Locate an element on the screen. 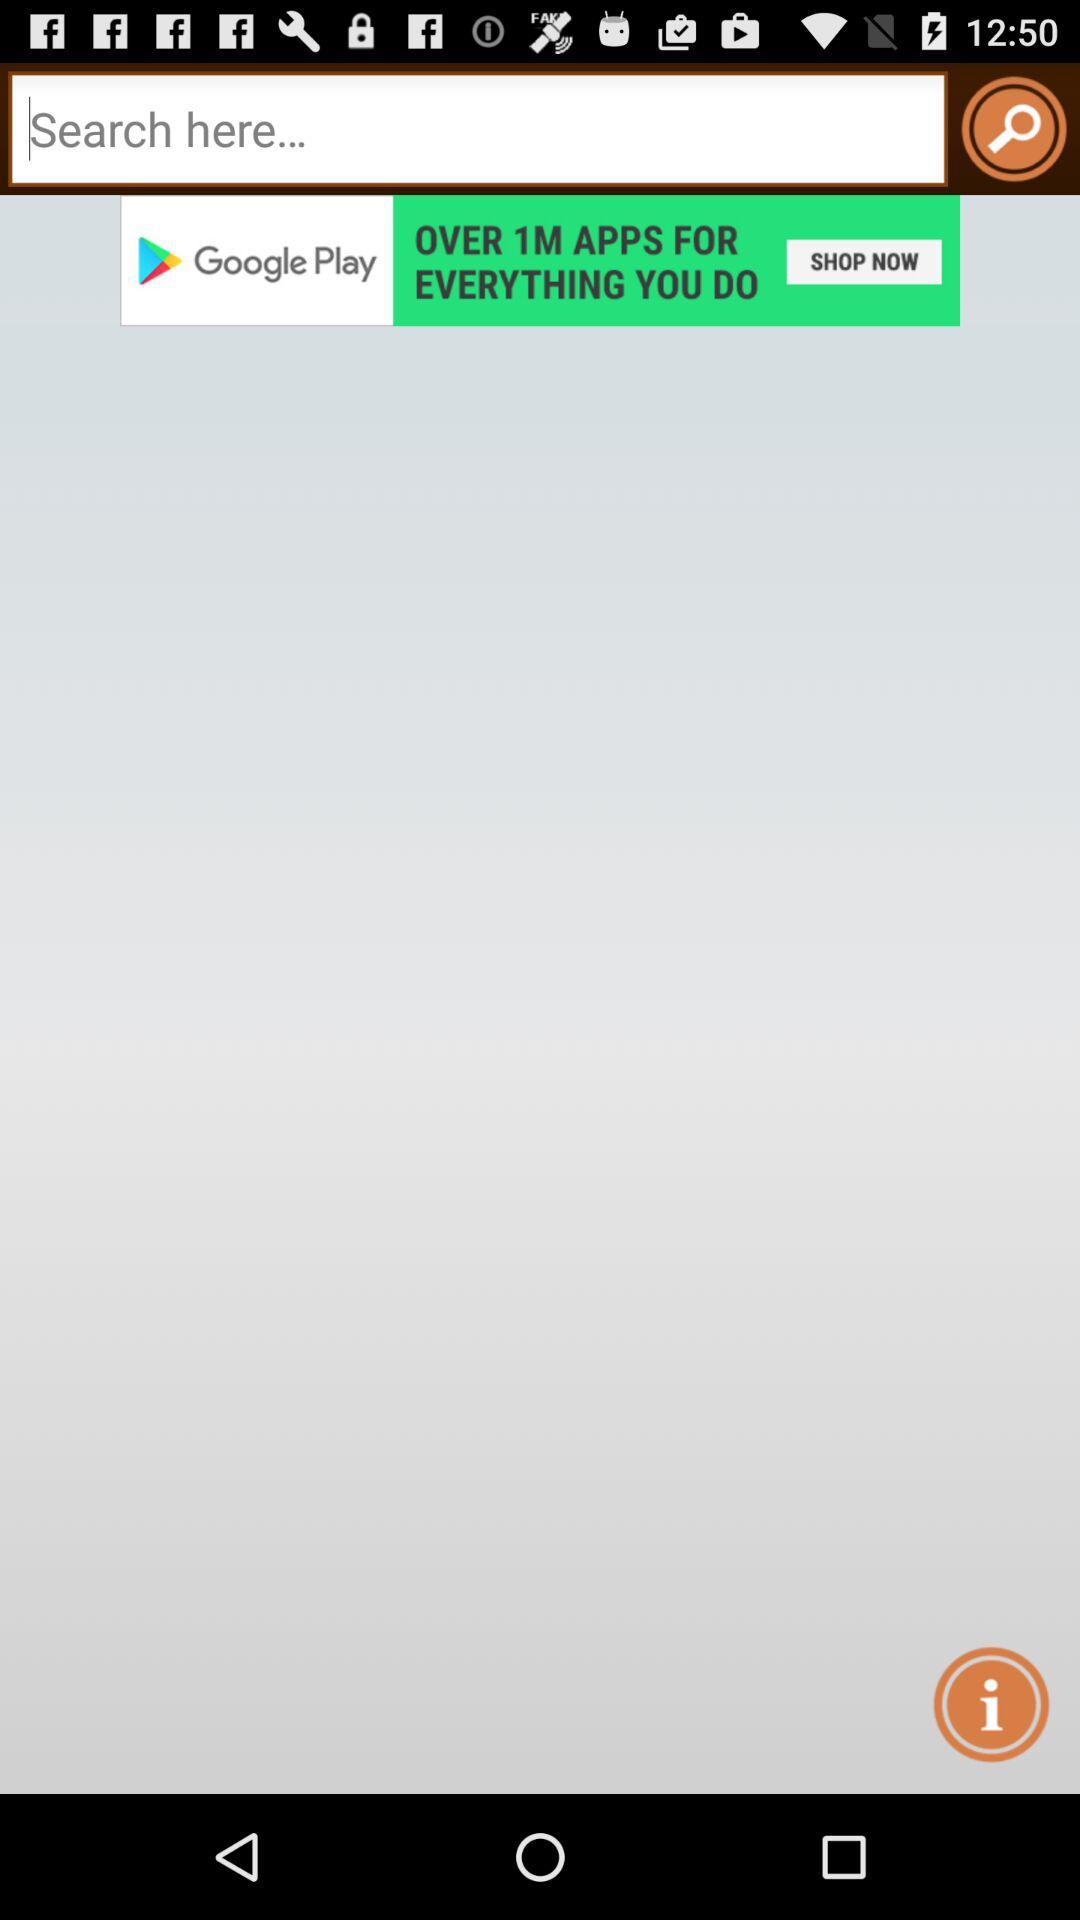 Image resolution: width=1080 pixels, height=1920 pixels. type in the search bar is located at coordinates (478, 128).